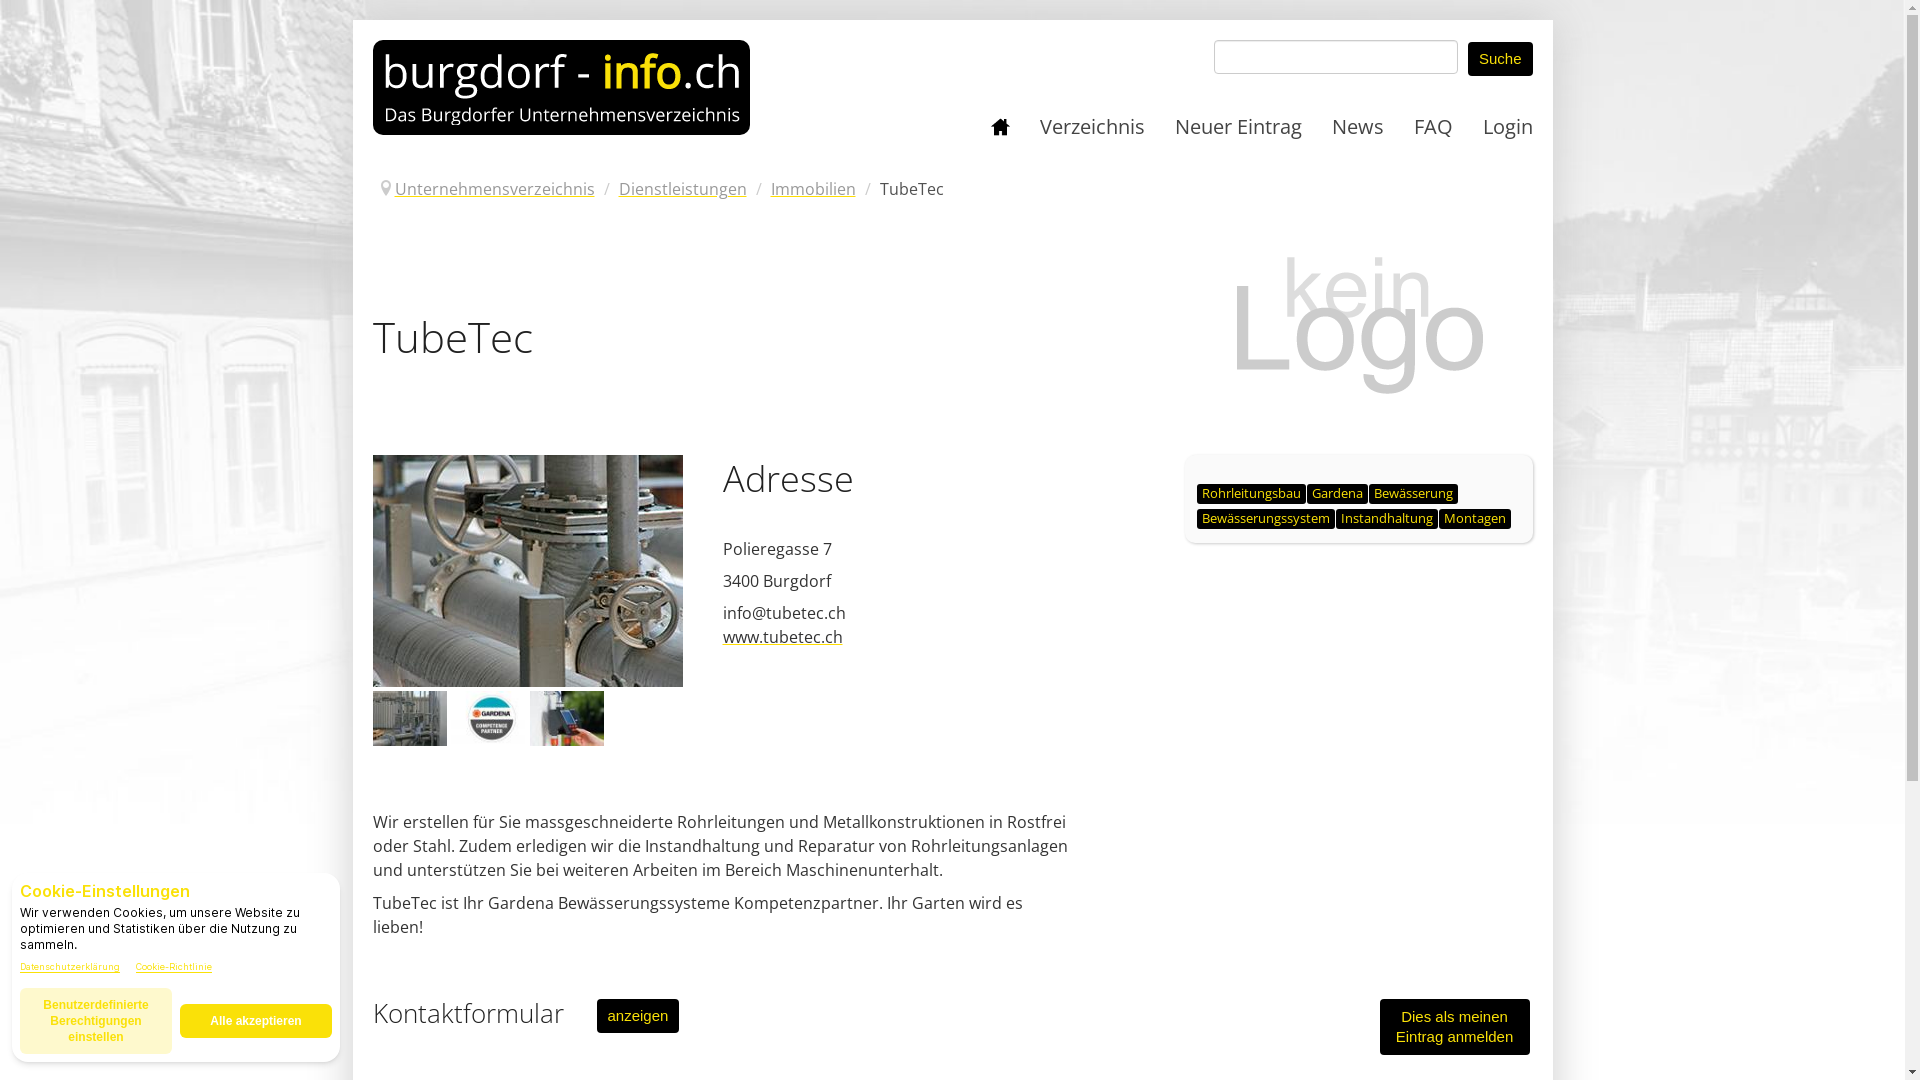  Describe the element at coordinates (1386, 518) in the screenshot. I see `'Instandhaltung'` at that location.